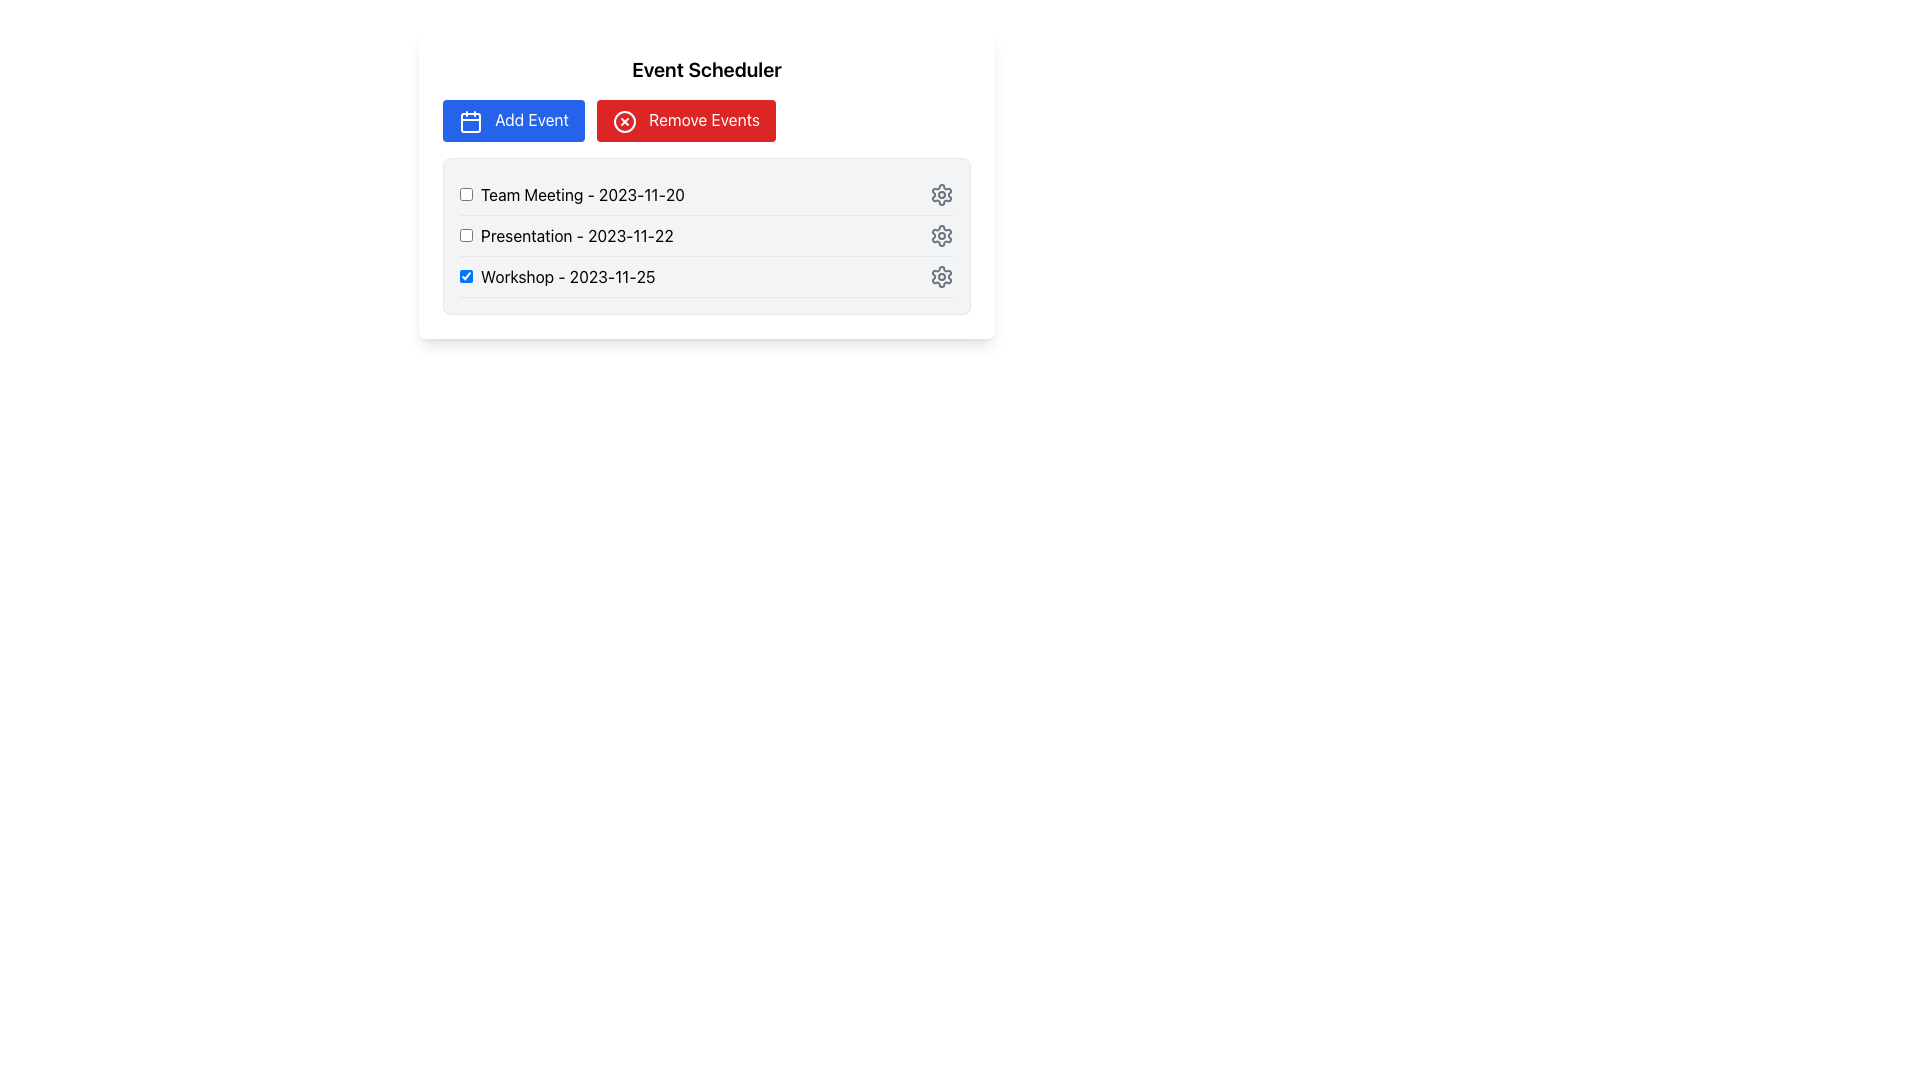 This screenshot has height=1080, width=1920. Describe the element at coordinates (469, 120) in the screenshot. I see `the calendar icon, which is a simple outlined calendar with a blue background, located within the 'Add Event' button to the left of the text 'Add Event.'` at that location.